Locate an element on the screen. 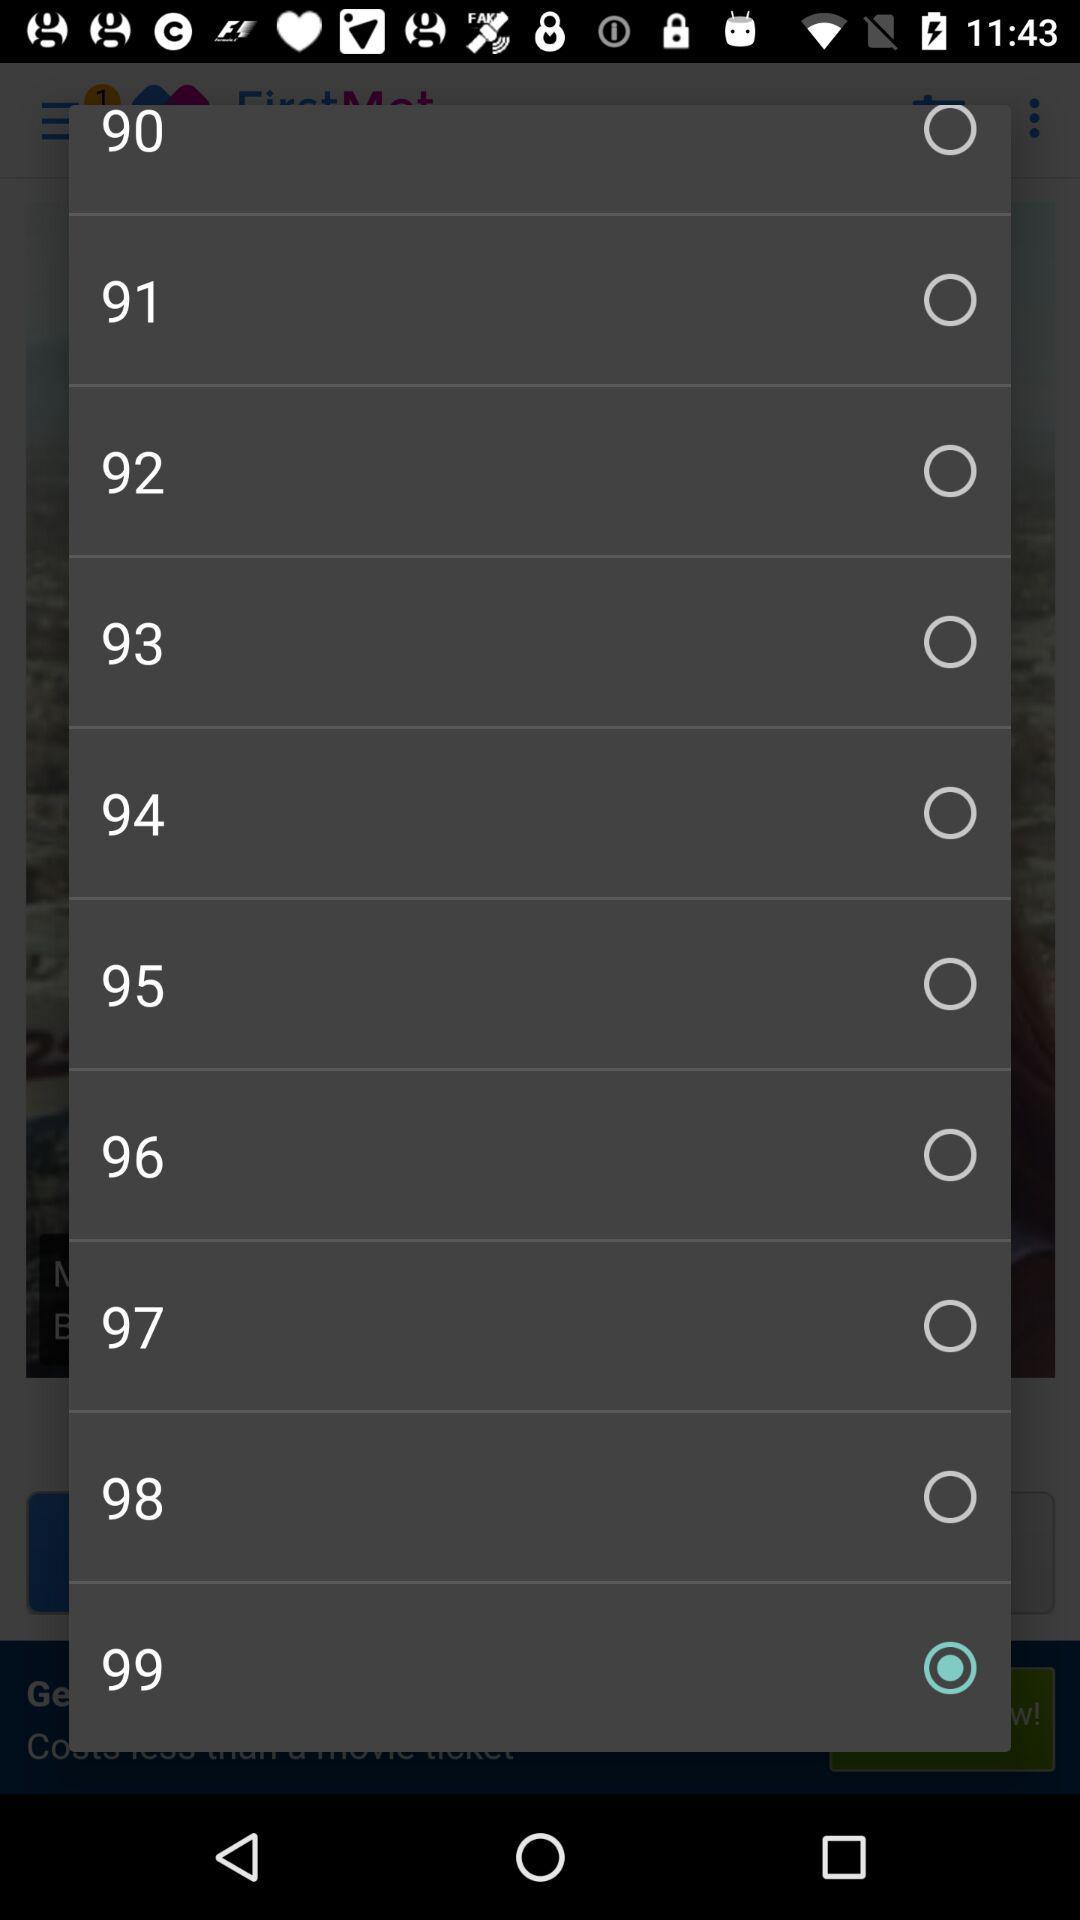  item above the 93 is located at coordinates (540, 469).